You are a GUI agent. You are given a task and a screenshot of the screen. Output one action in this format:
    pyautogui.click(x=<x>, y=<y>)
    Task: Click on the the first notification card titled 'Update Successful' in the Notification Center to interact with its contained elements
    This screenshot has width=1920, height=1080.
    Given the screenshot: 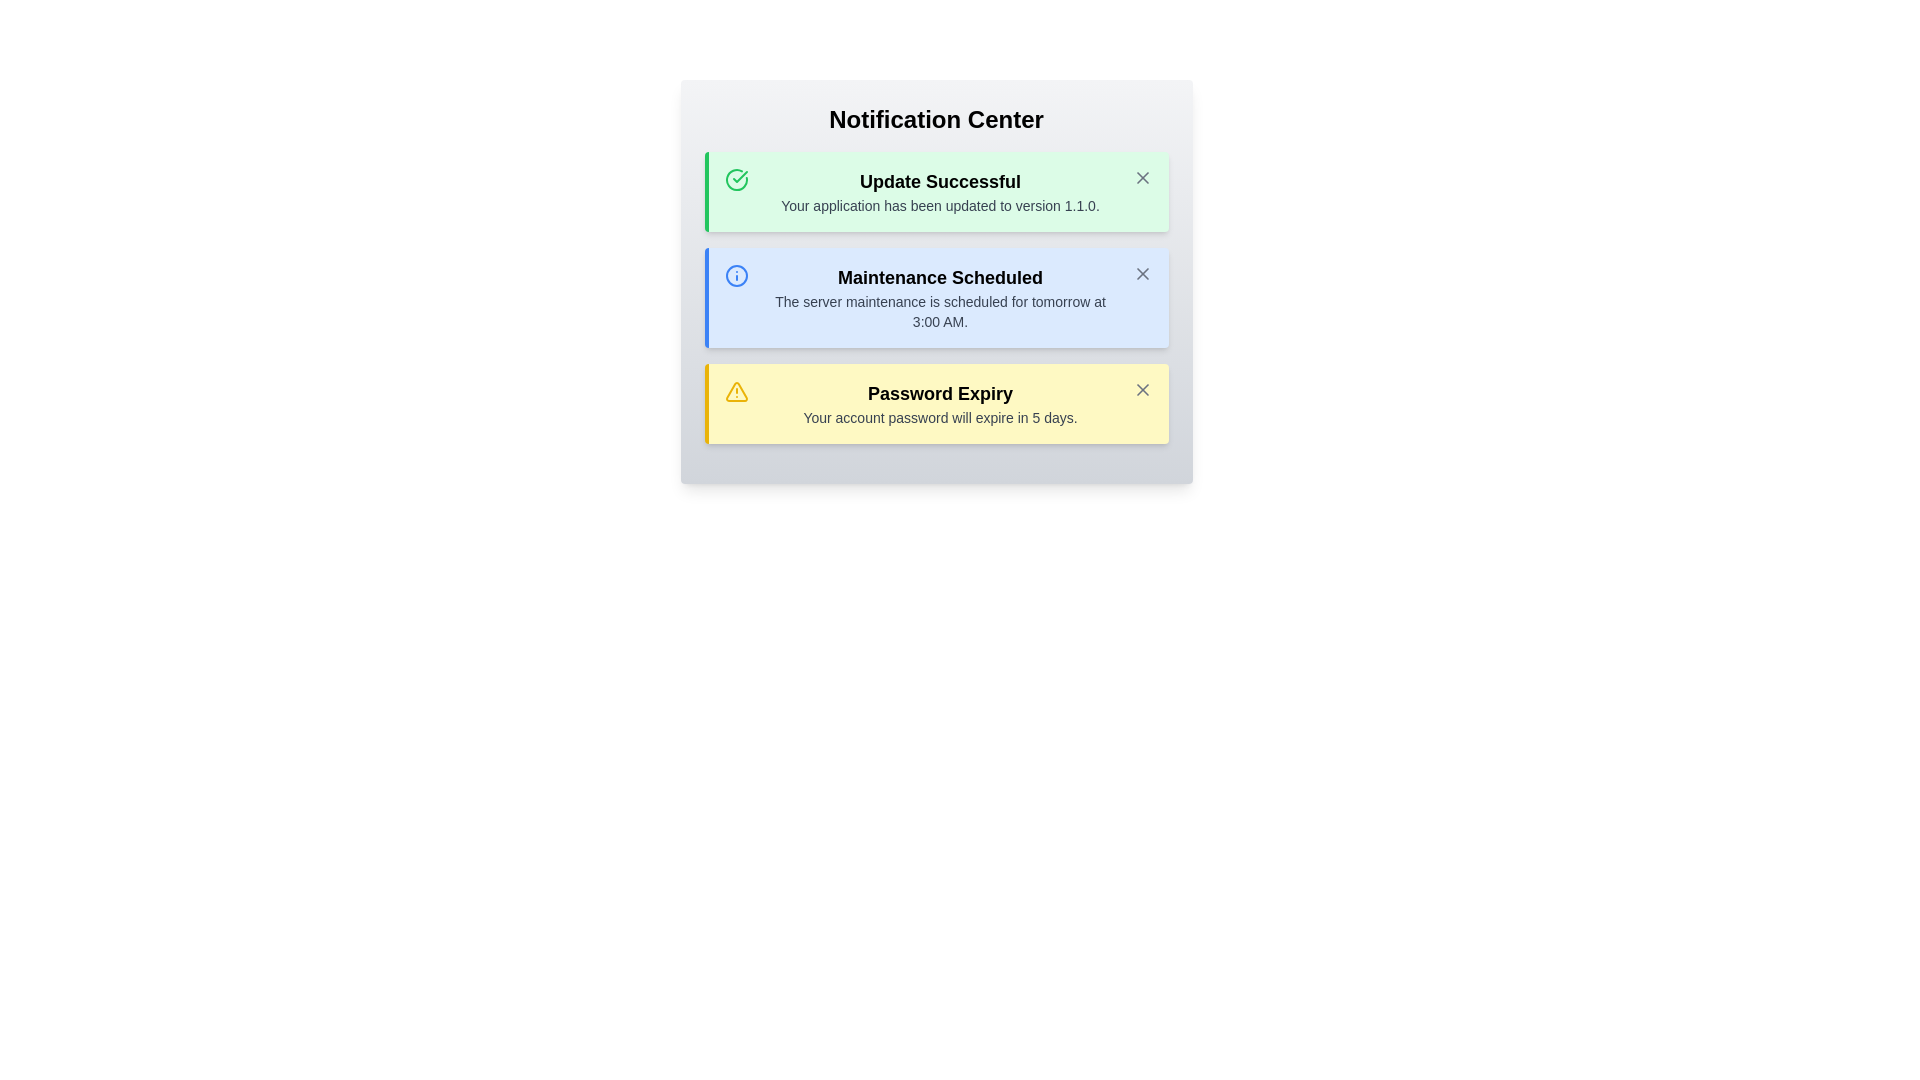 What is the action you would take?
    pyautogui.click(x=935, y=192)
    